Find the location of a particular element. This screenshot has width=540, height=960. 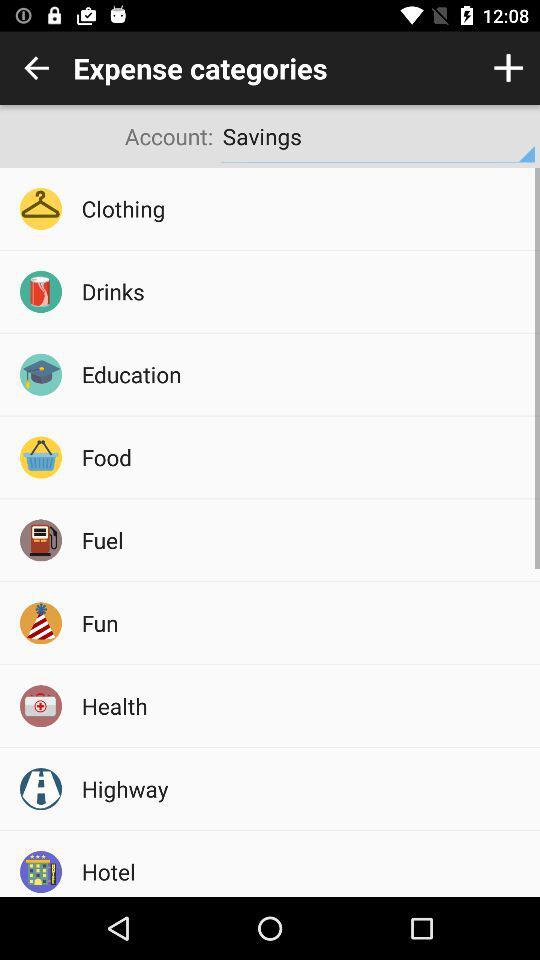

the right side of account is located at coordinates (378, 135).